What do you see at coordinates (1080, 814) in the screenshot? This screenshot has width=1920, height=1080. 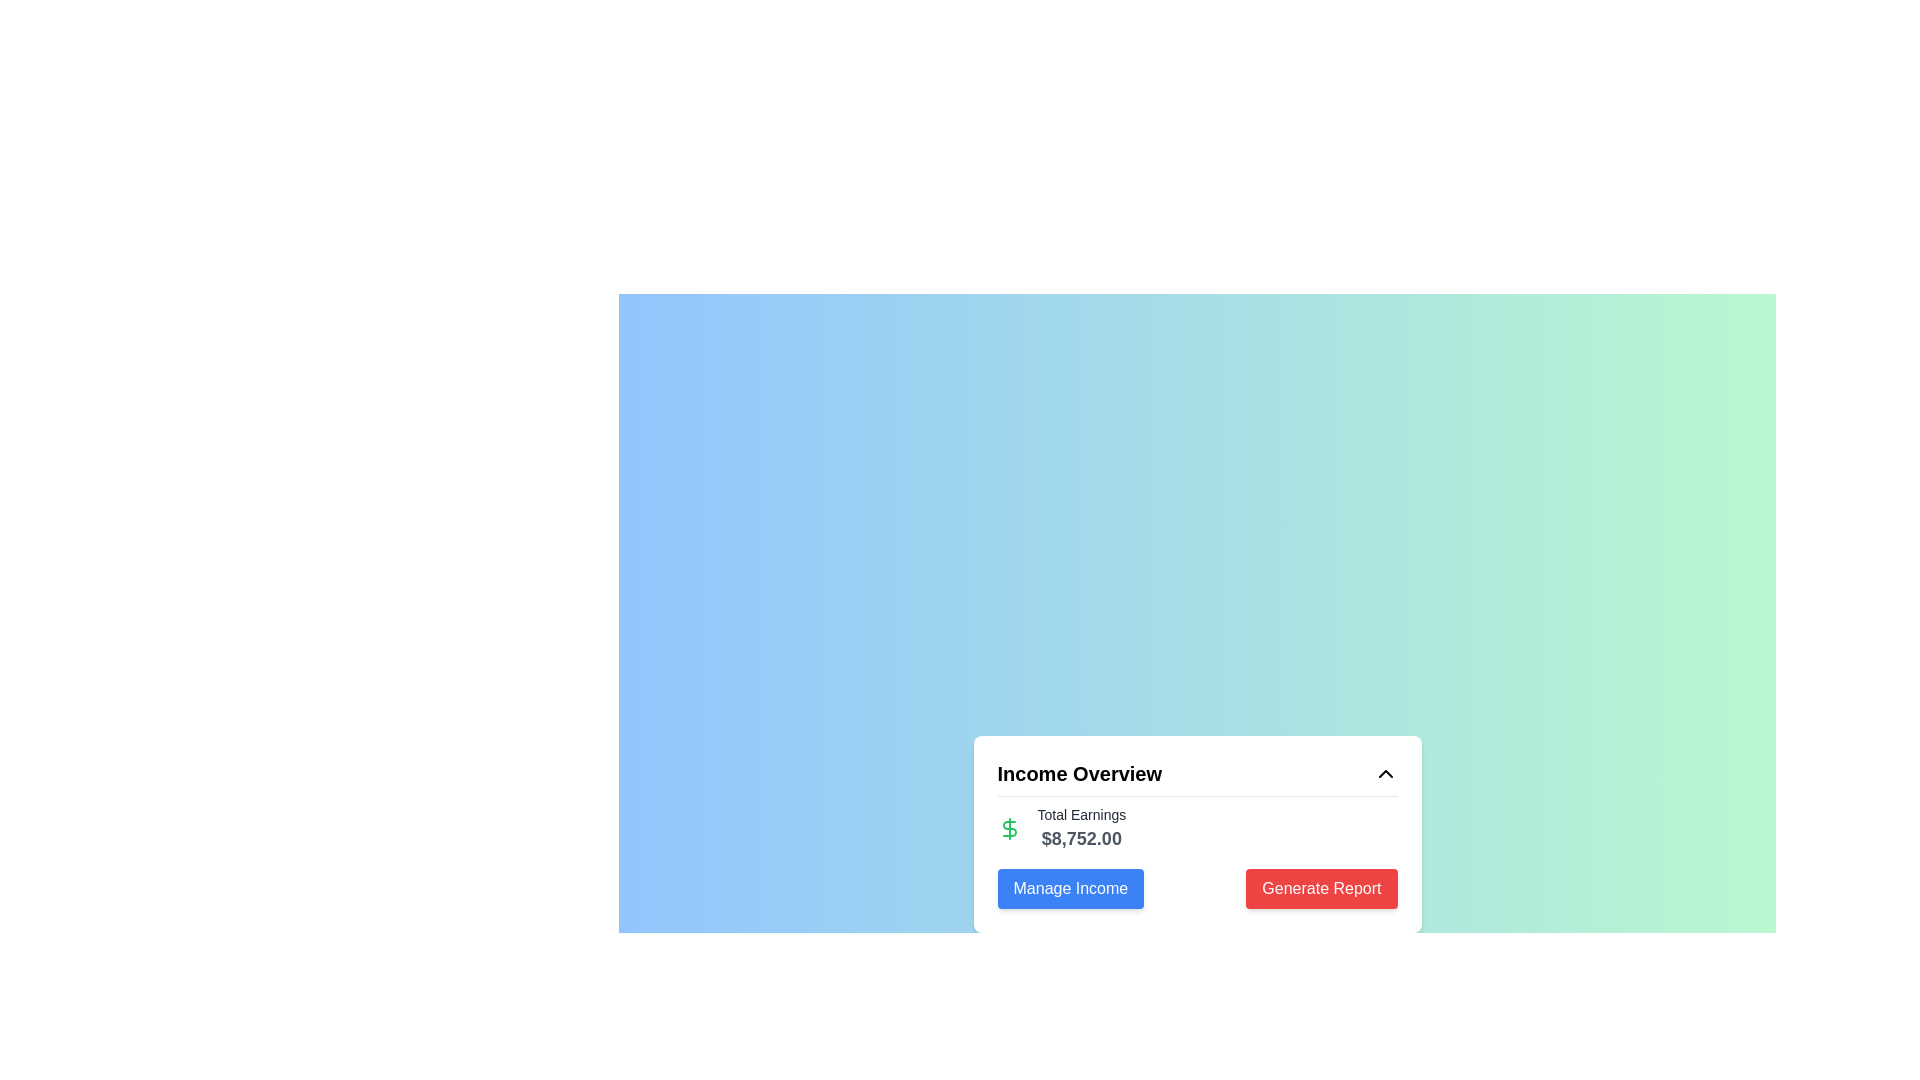 I see `the text label that indicates the total earnings, which is positioned at the top of the financial information section` at bounding box center [1080, 814].